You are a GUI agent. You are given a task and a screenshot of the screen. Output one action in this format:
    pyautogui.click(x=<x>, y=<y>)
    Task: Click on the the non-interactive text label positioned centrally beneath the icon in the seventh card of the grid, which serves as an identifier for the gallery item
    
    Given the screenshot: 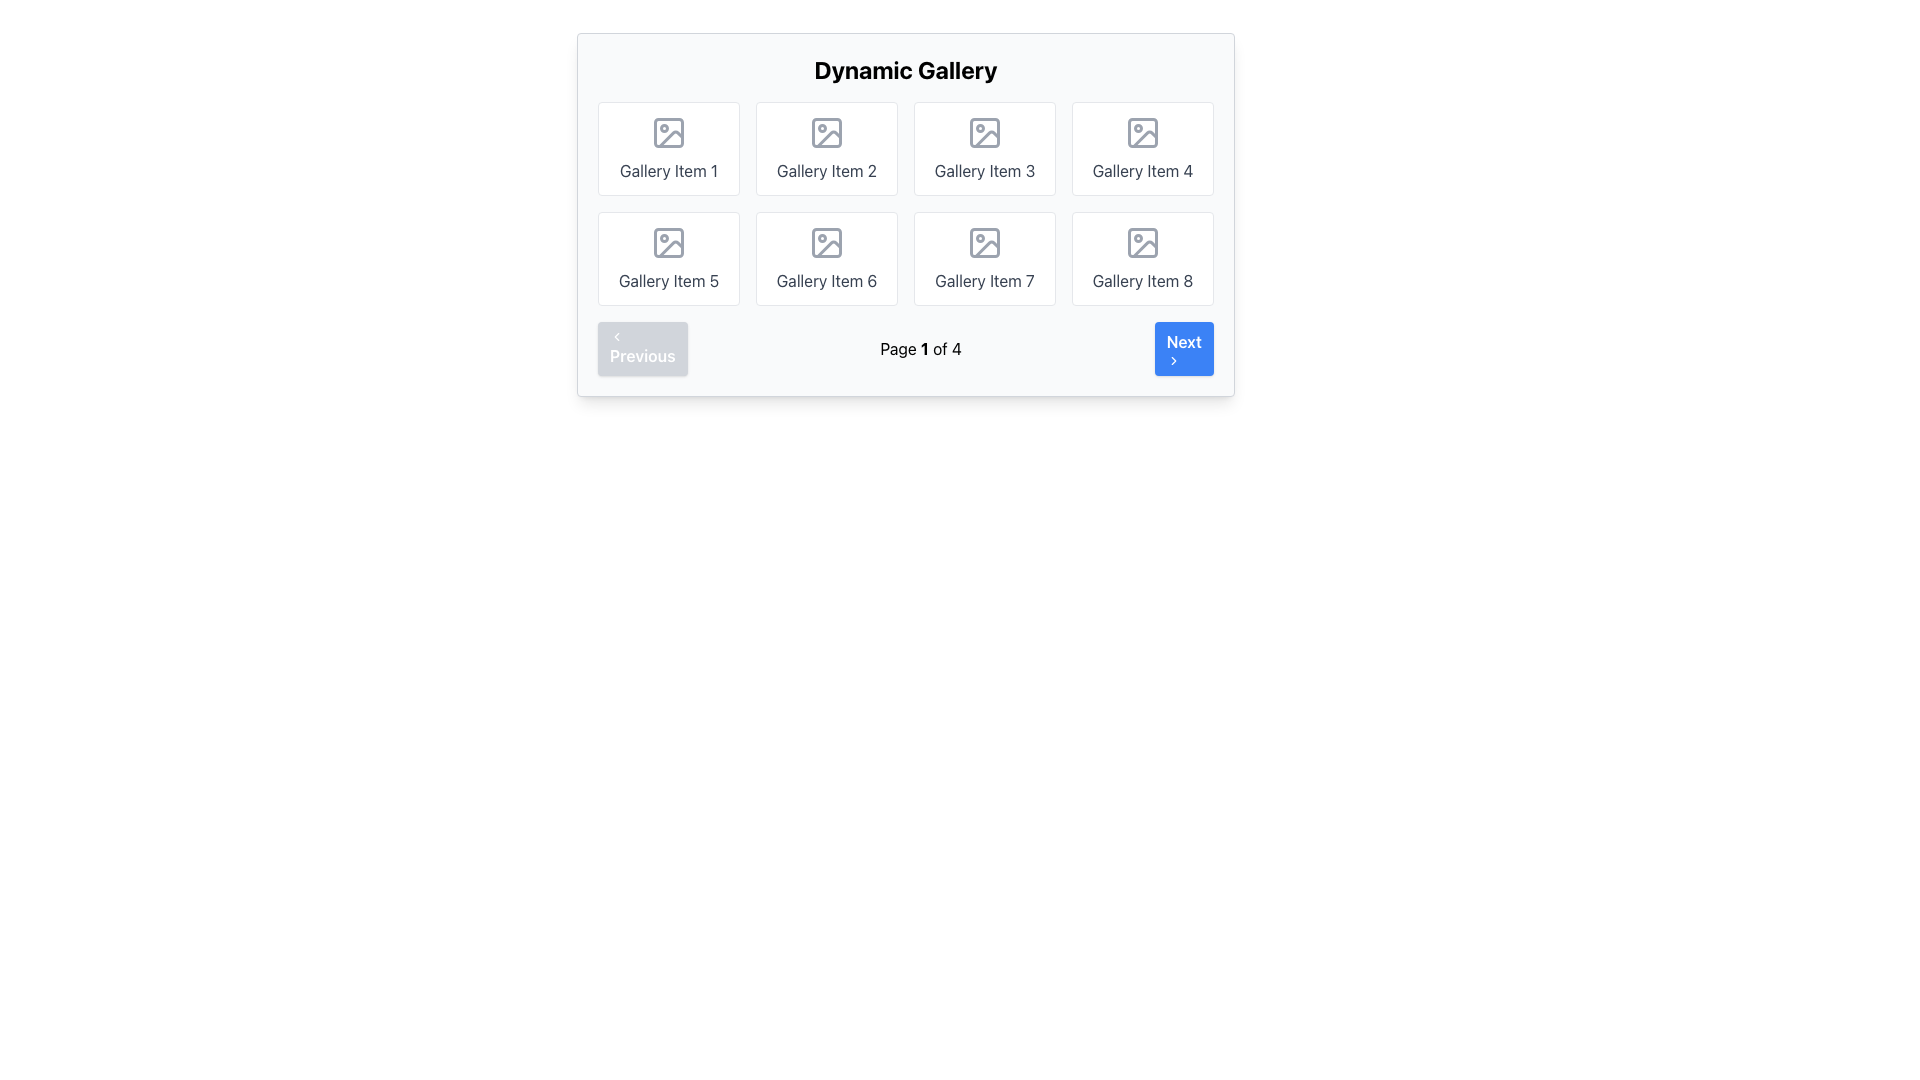 What is the action you would take?
    pyautogui.click(x=984, y=281)
    